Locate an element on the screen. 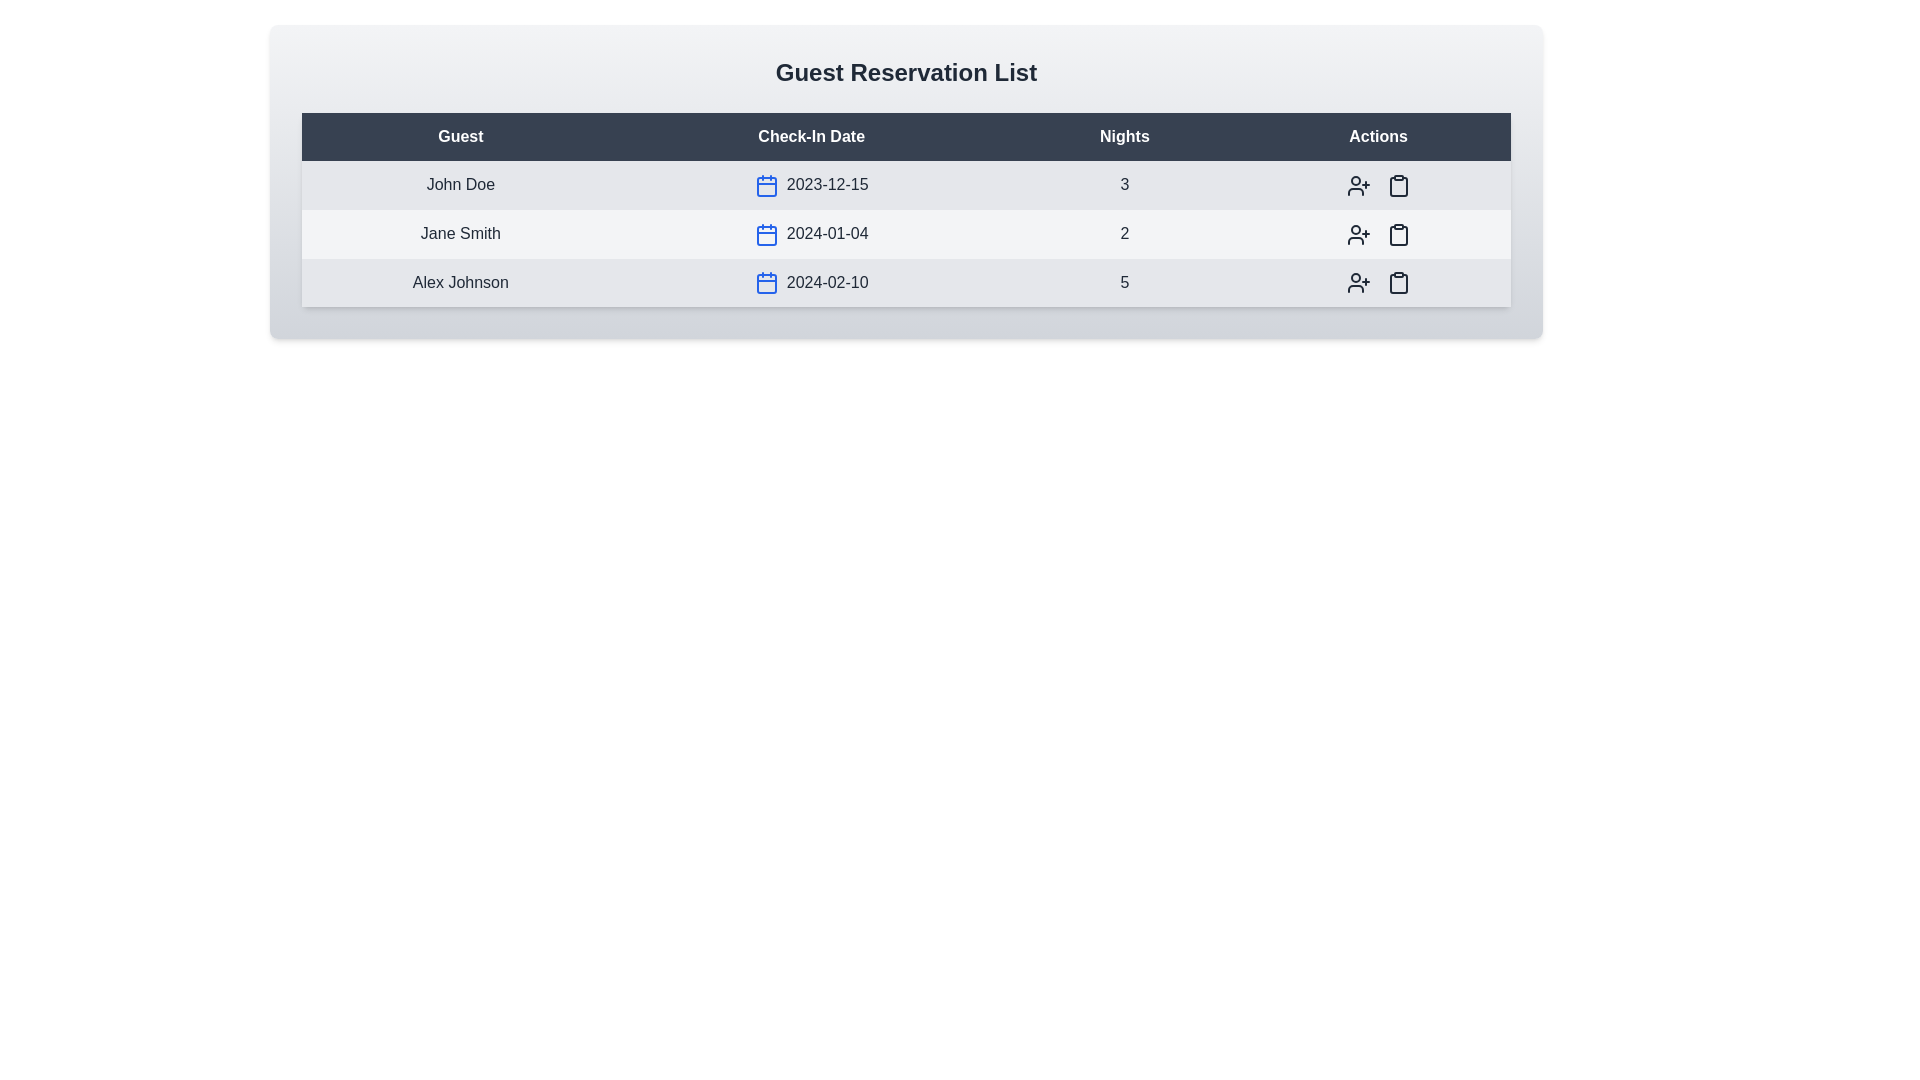  the check-in date icon for the guest 'Alex Johnson' in the reservation table is located at coordinates (811, 282).